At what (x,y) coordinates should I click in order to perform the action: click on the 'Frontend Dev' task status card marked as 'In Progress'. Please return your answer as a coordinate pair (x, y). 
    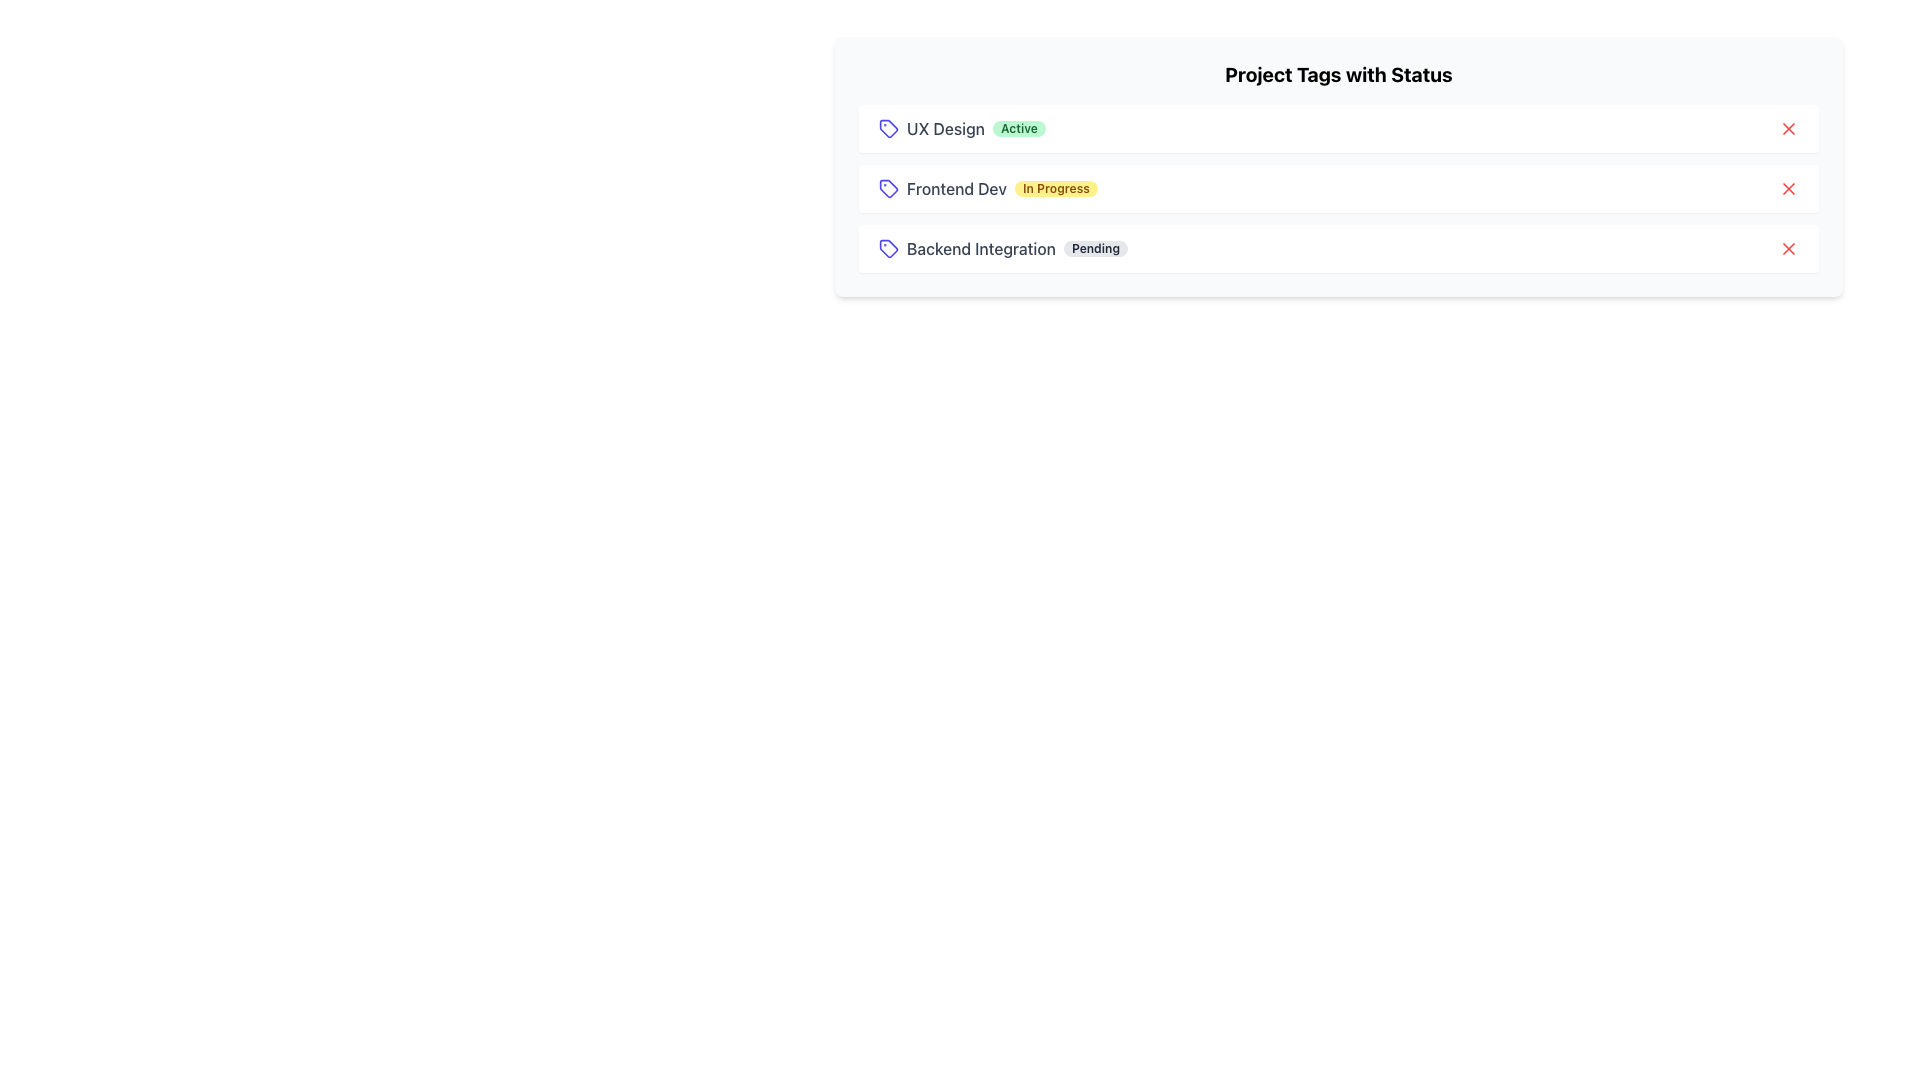
    Looking at the image, I should click on (1339, 189).